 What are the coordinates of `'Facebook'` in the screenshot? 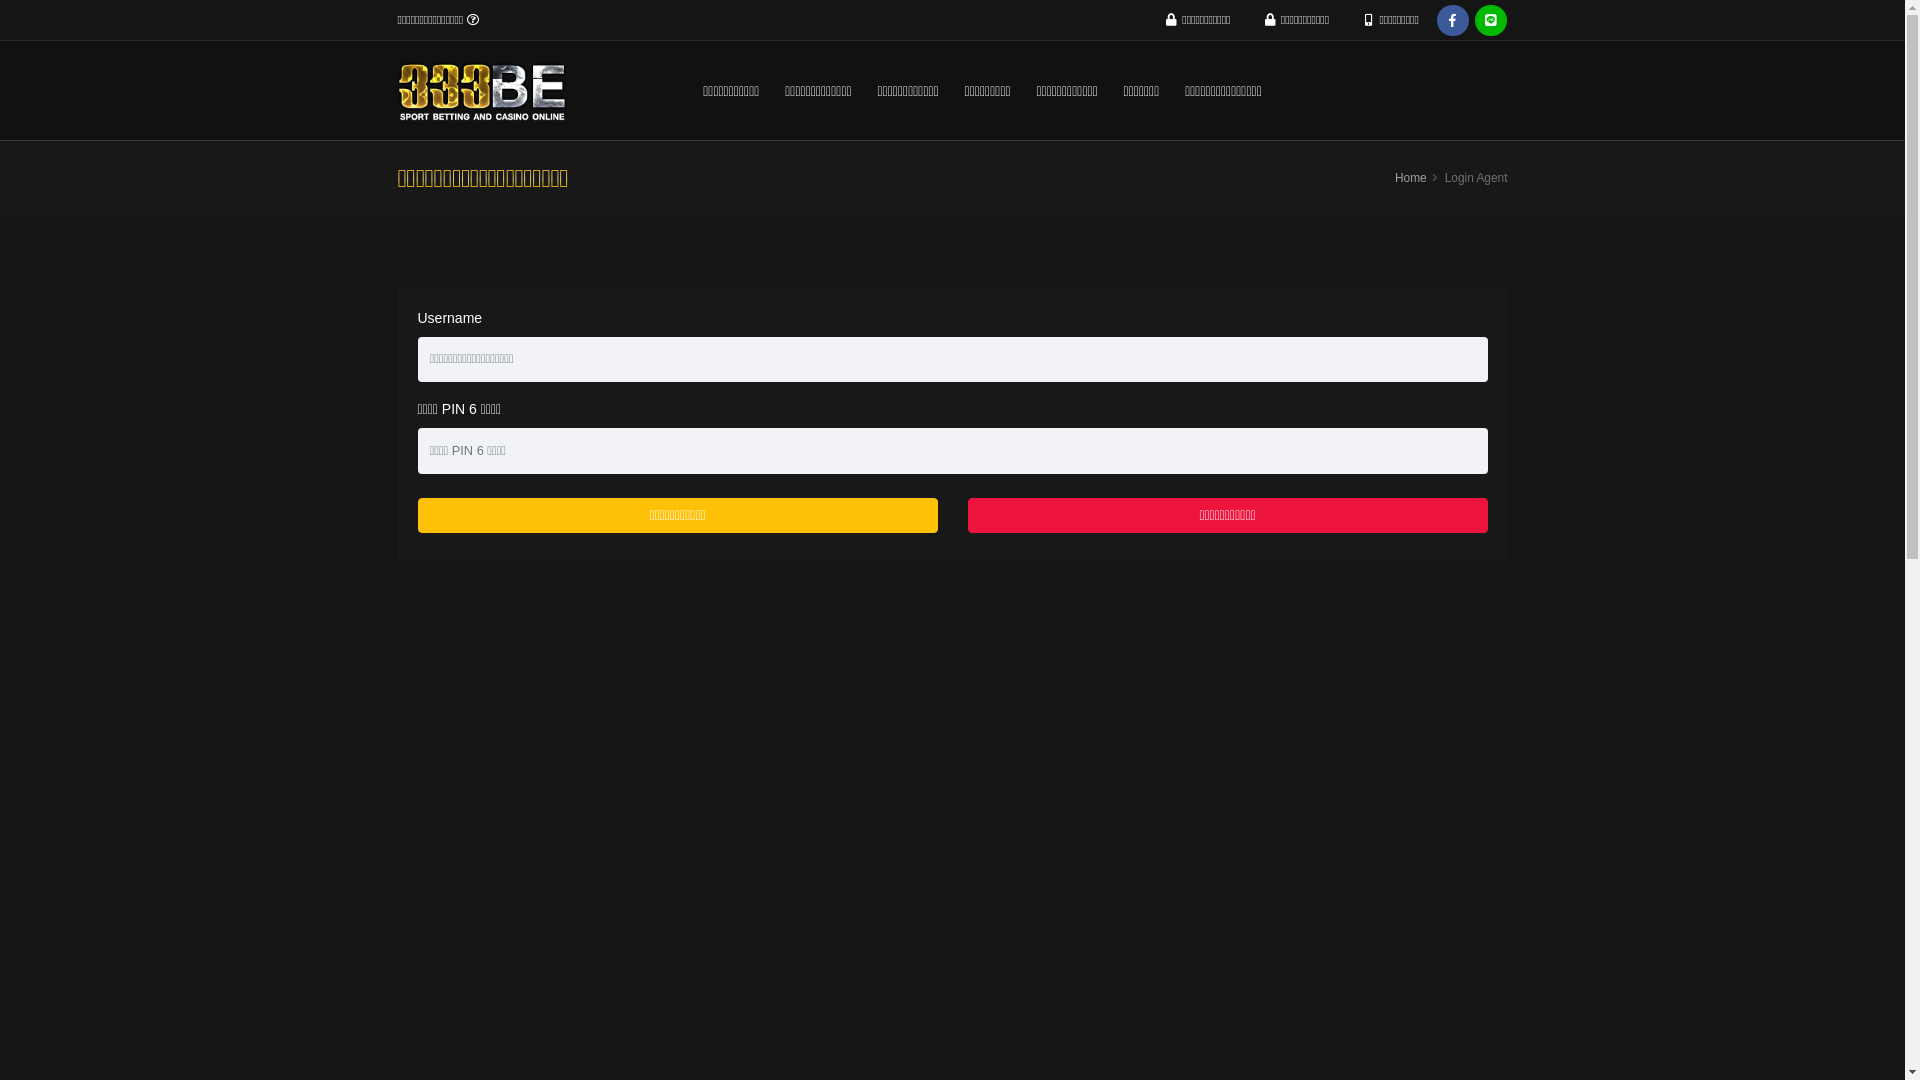 It's located at (1453, 20).